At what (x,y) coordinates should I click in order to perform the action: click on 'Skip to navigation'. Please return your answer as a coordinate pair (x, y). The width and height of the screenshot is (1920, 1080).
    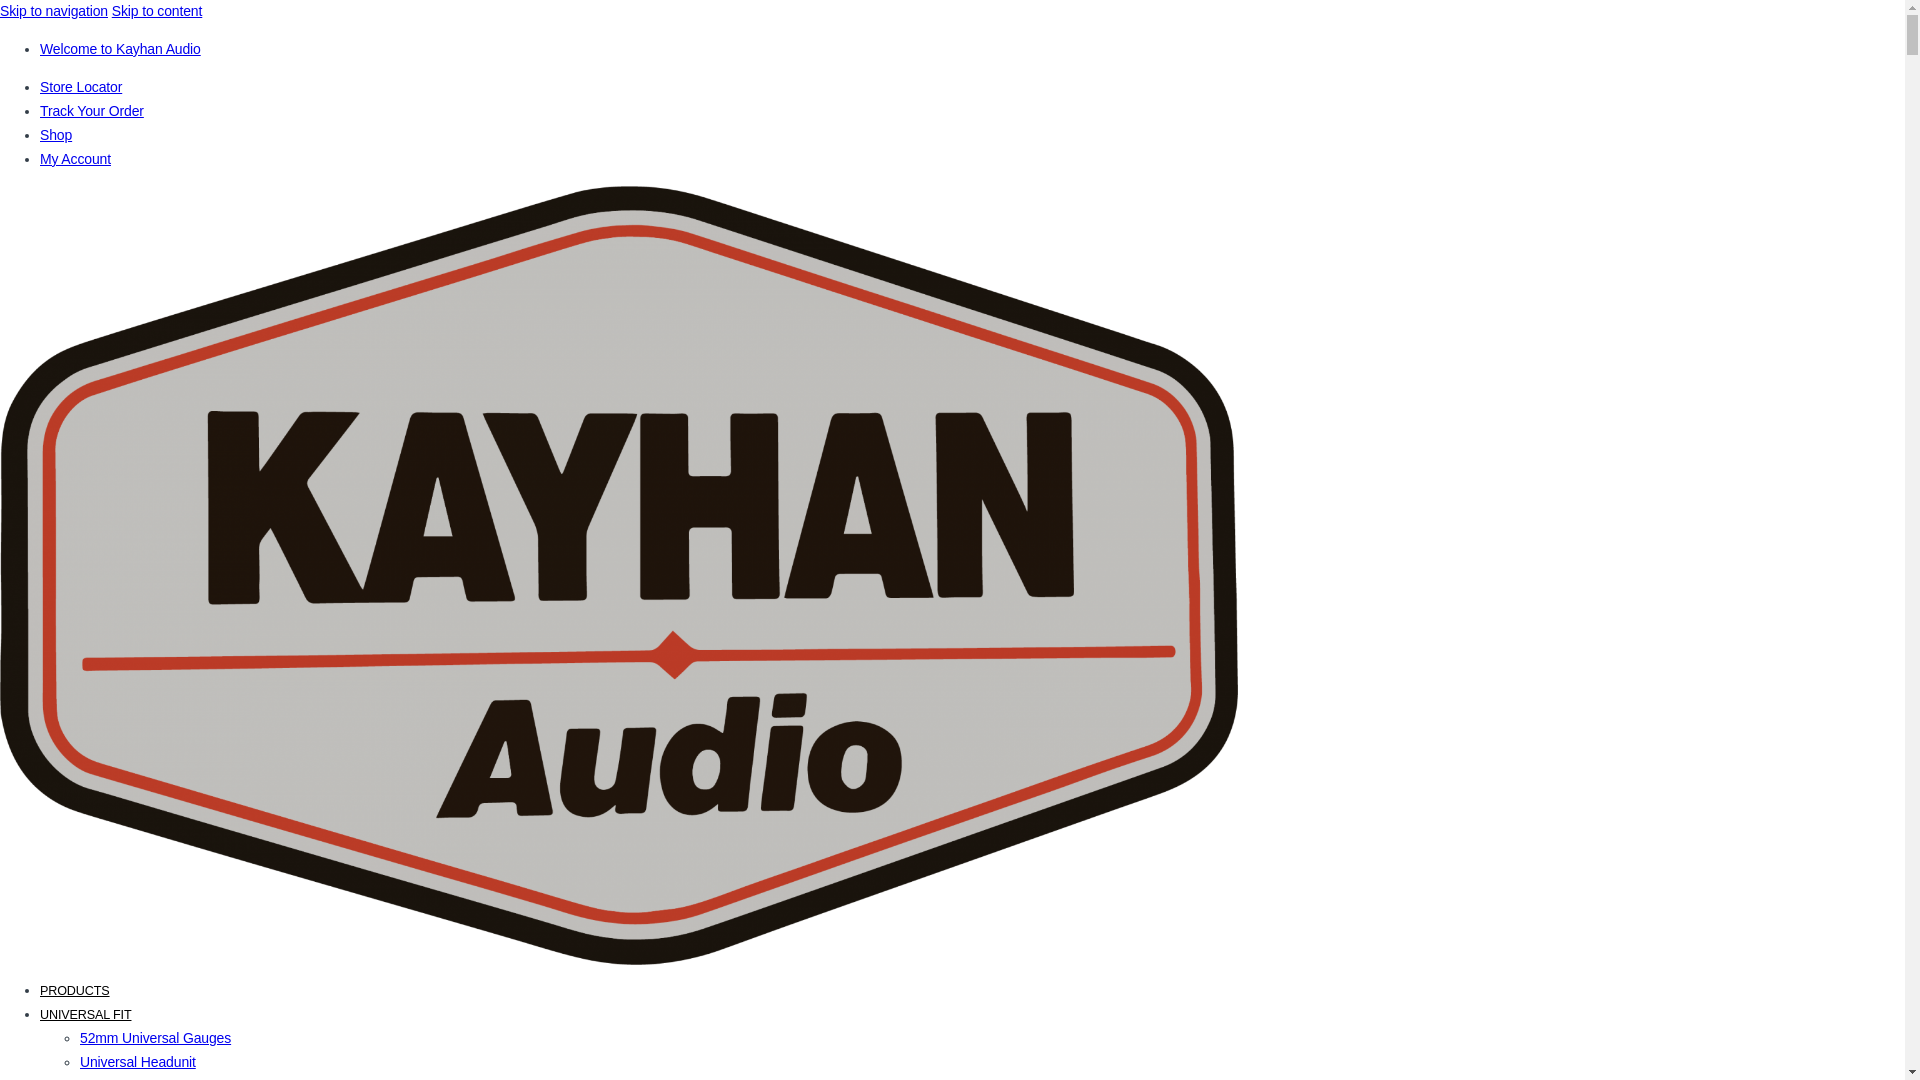
    Looking at the image, I should click on (53, 11).